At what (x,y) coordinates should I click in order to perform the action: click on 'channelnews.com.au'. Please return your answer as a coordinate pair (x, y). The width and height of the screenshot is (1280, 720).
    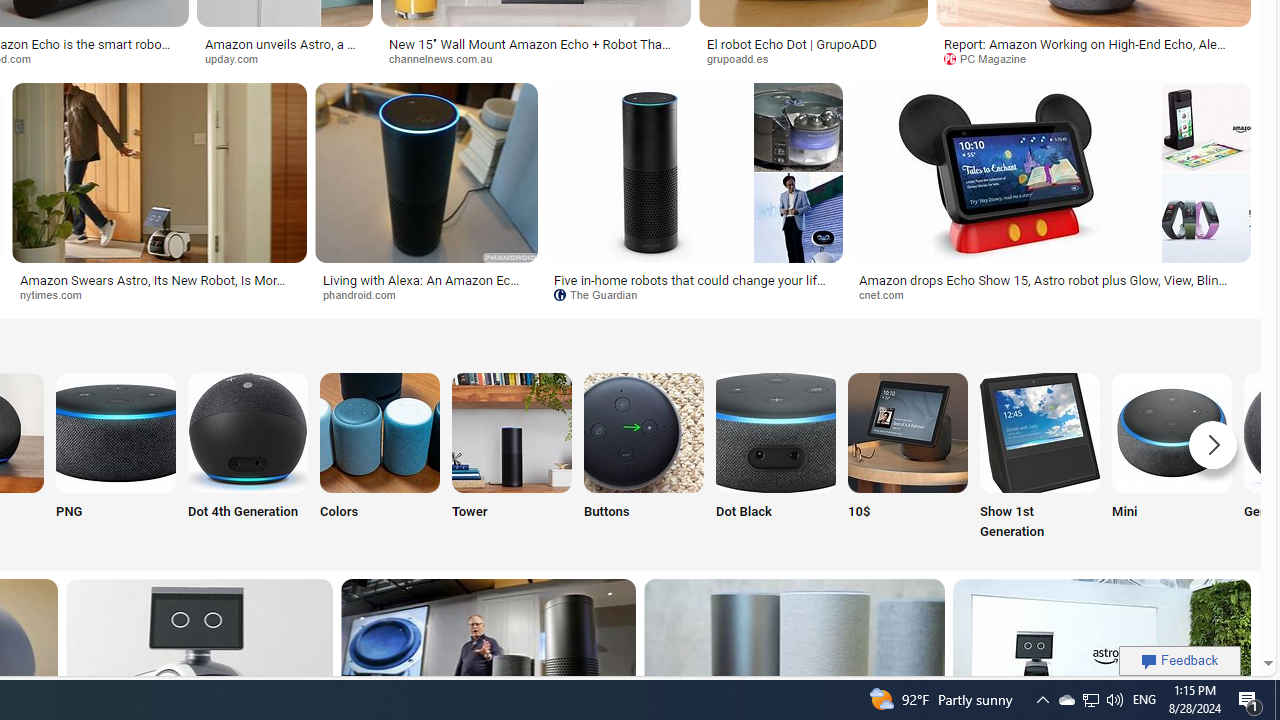
    Looking at the image, I should click on (536, 58).